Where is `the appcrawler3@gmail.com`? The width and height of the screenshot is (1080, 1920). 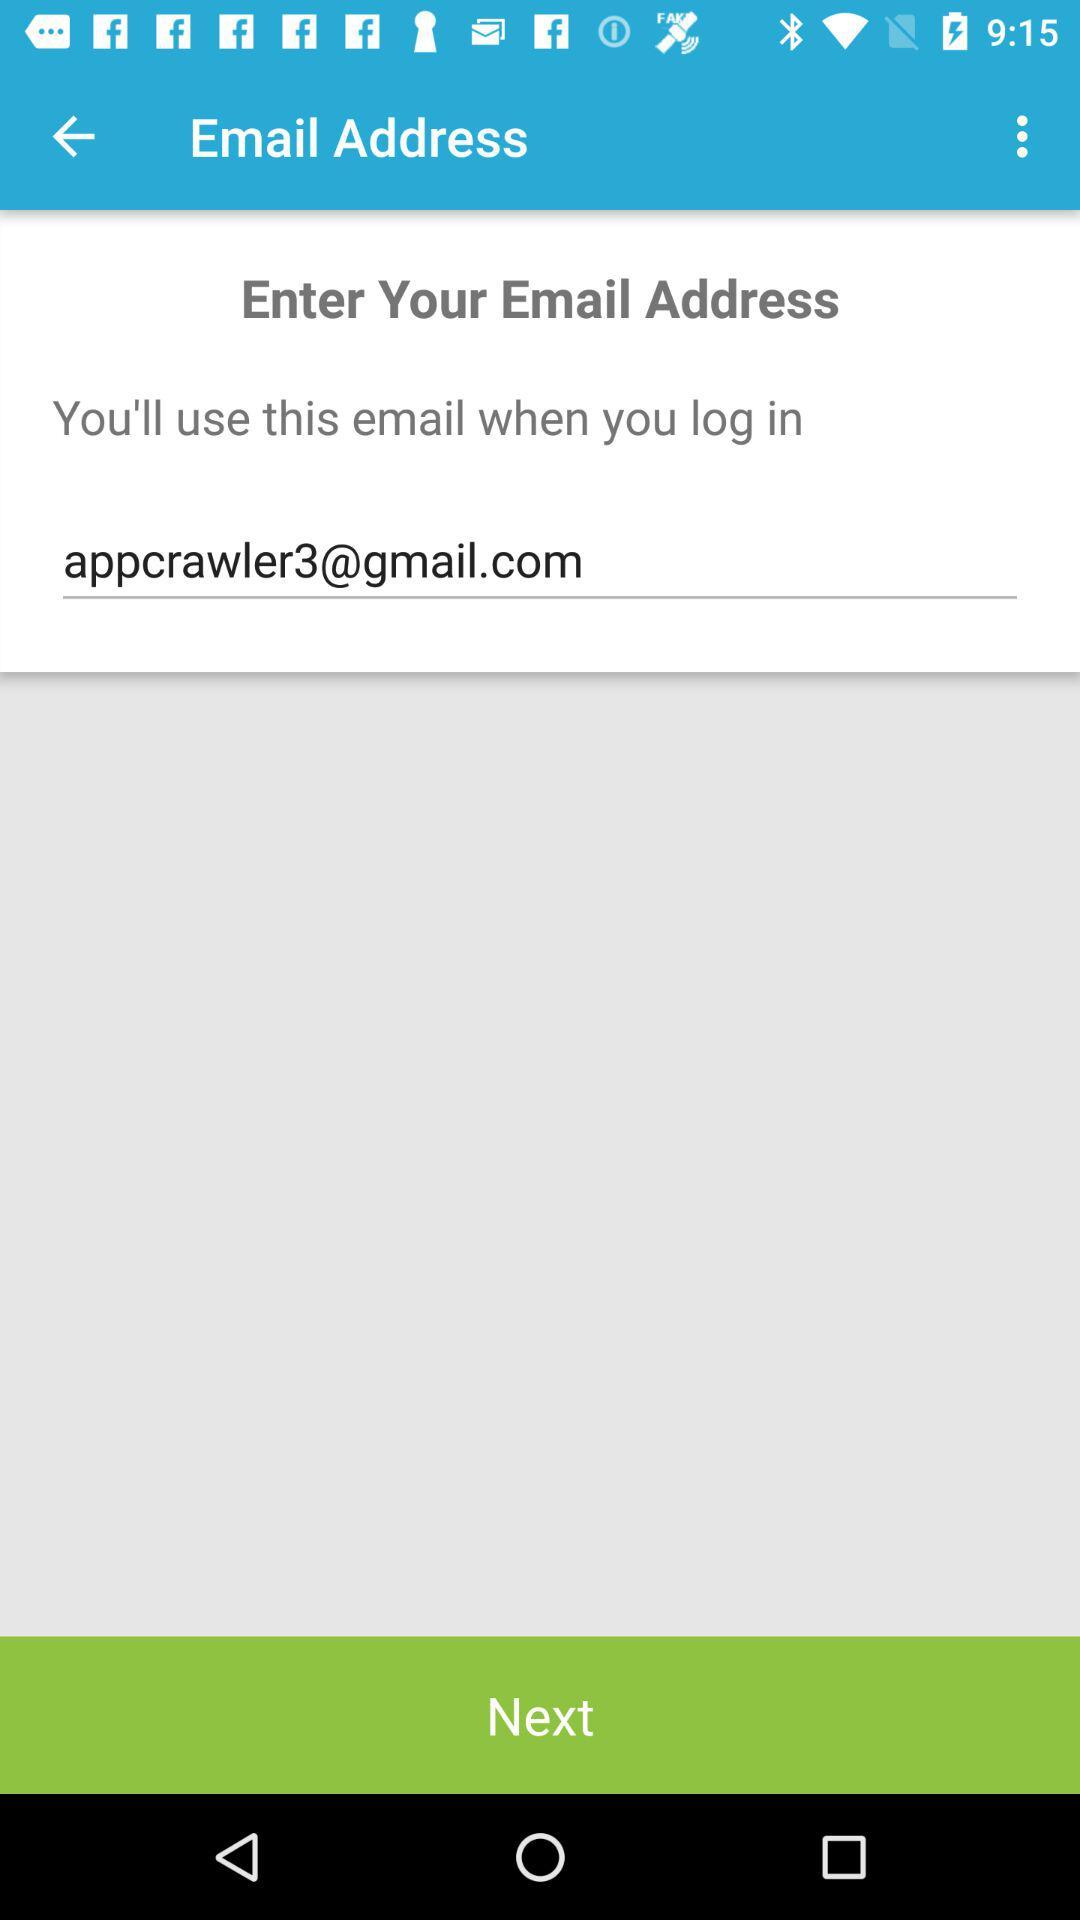
the appcrawler3@gmail.com is located at coordinates (540, 560).